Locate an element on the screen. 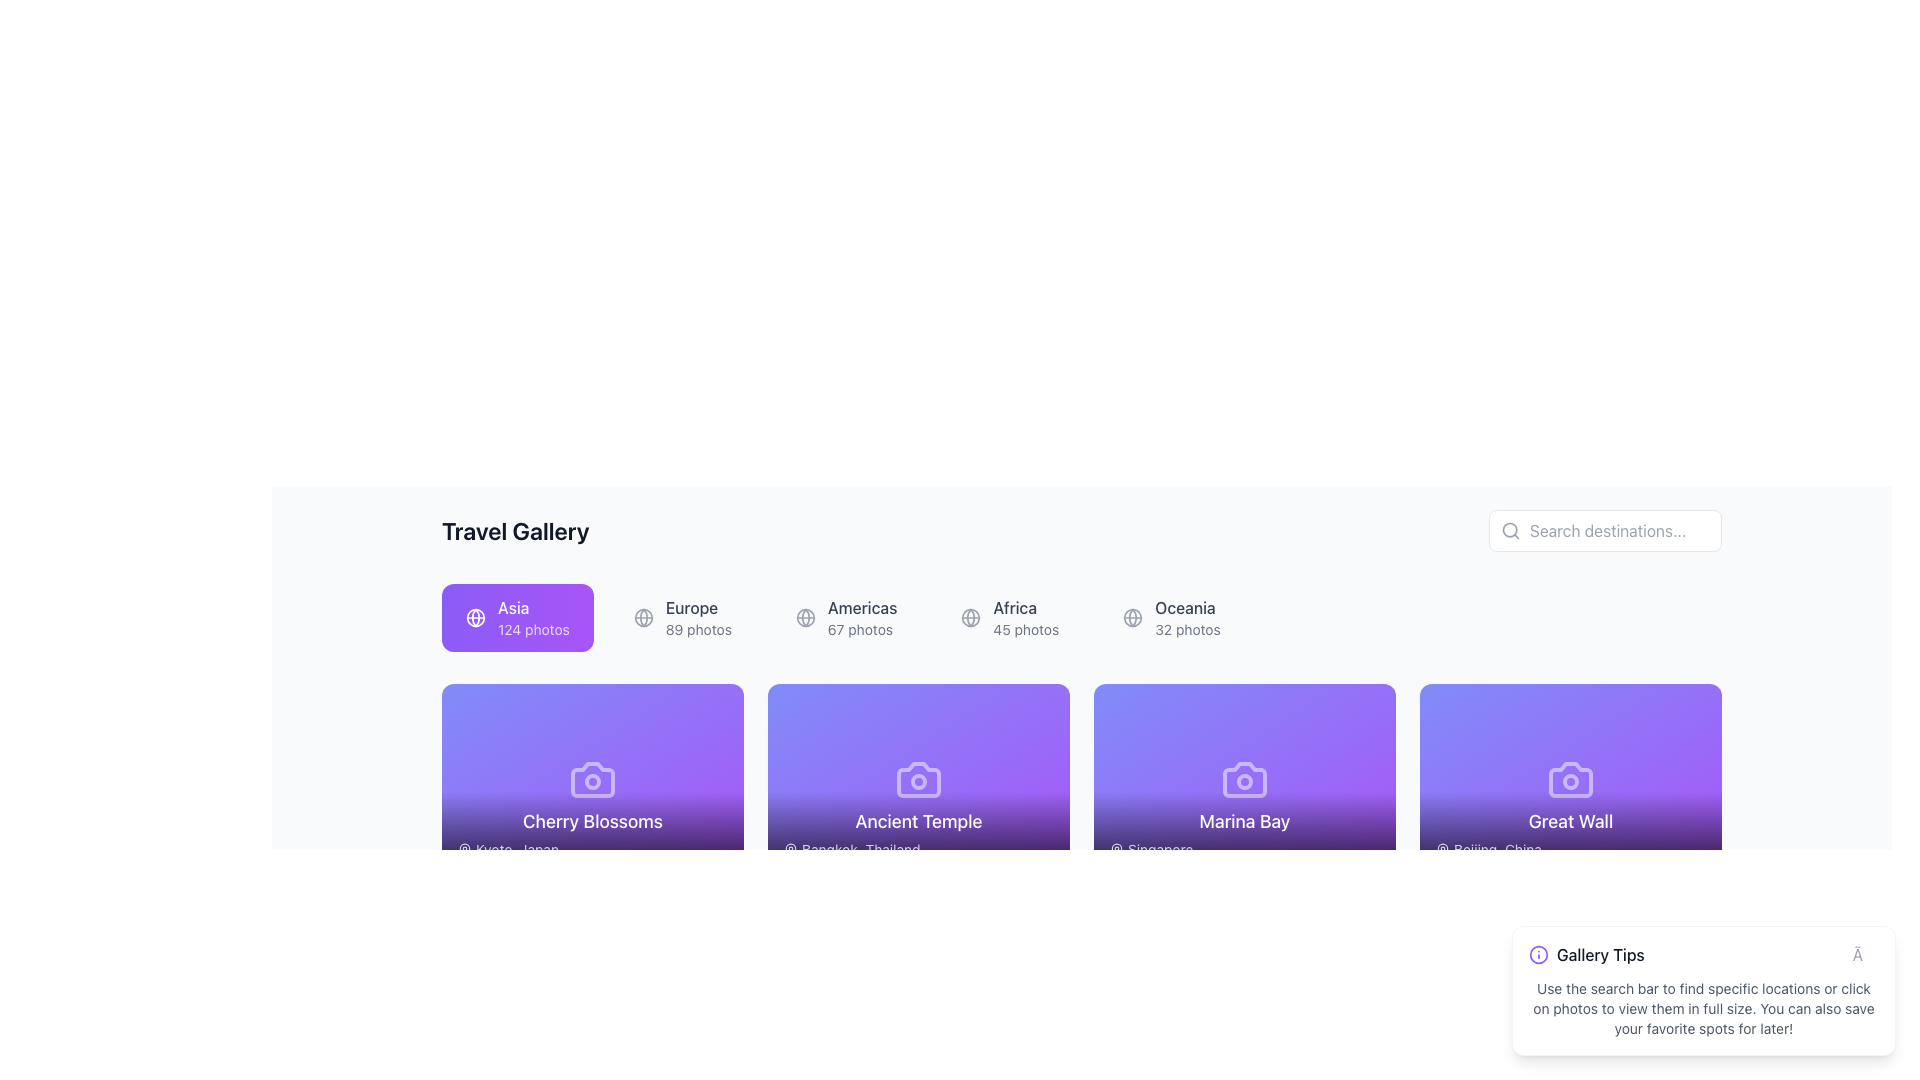 The image size is (1920, 1080). text content of the informational overlay that describes 'Marina Bay, Singapore', located at the bottom of the card in the grid layout is located at coordinates (1243, 833).